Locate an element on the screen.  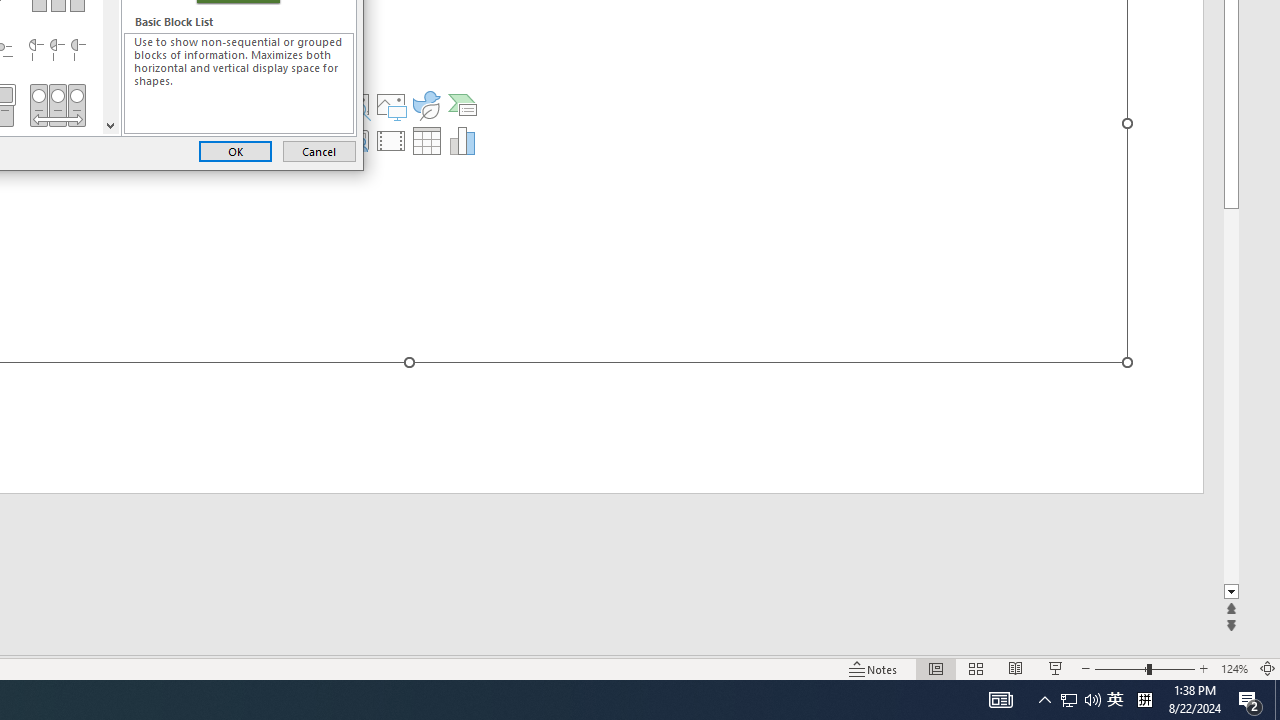
'Insert Table' is located at coordinates (425, 140).